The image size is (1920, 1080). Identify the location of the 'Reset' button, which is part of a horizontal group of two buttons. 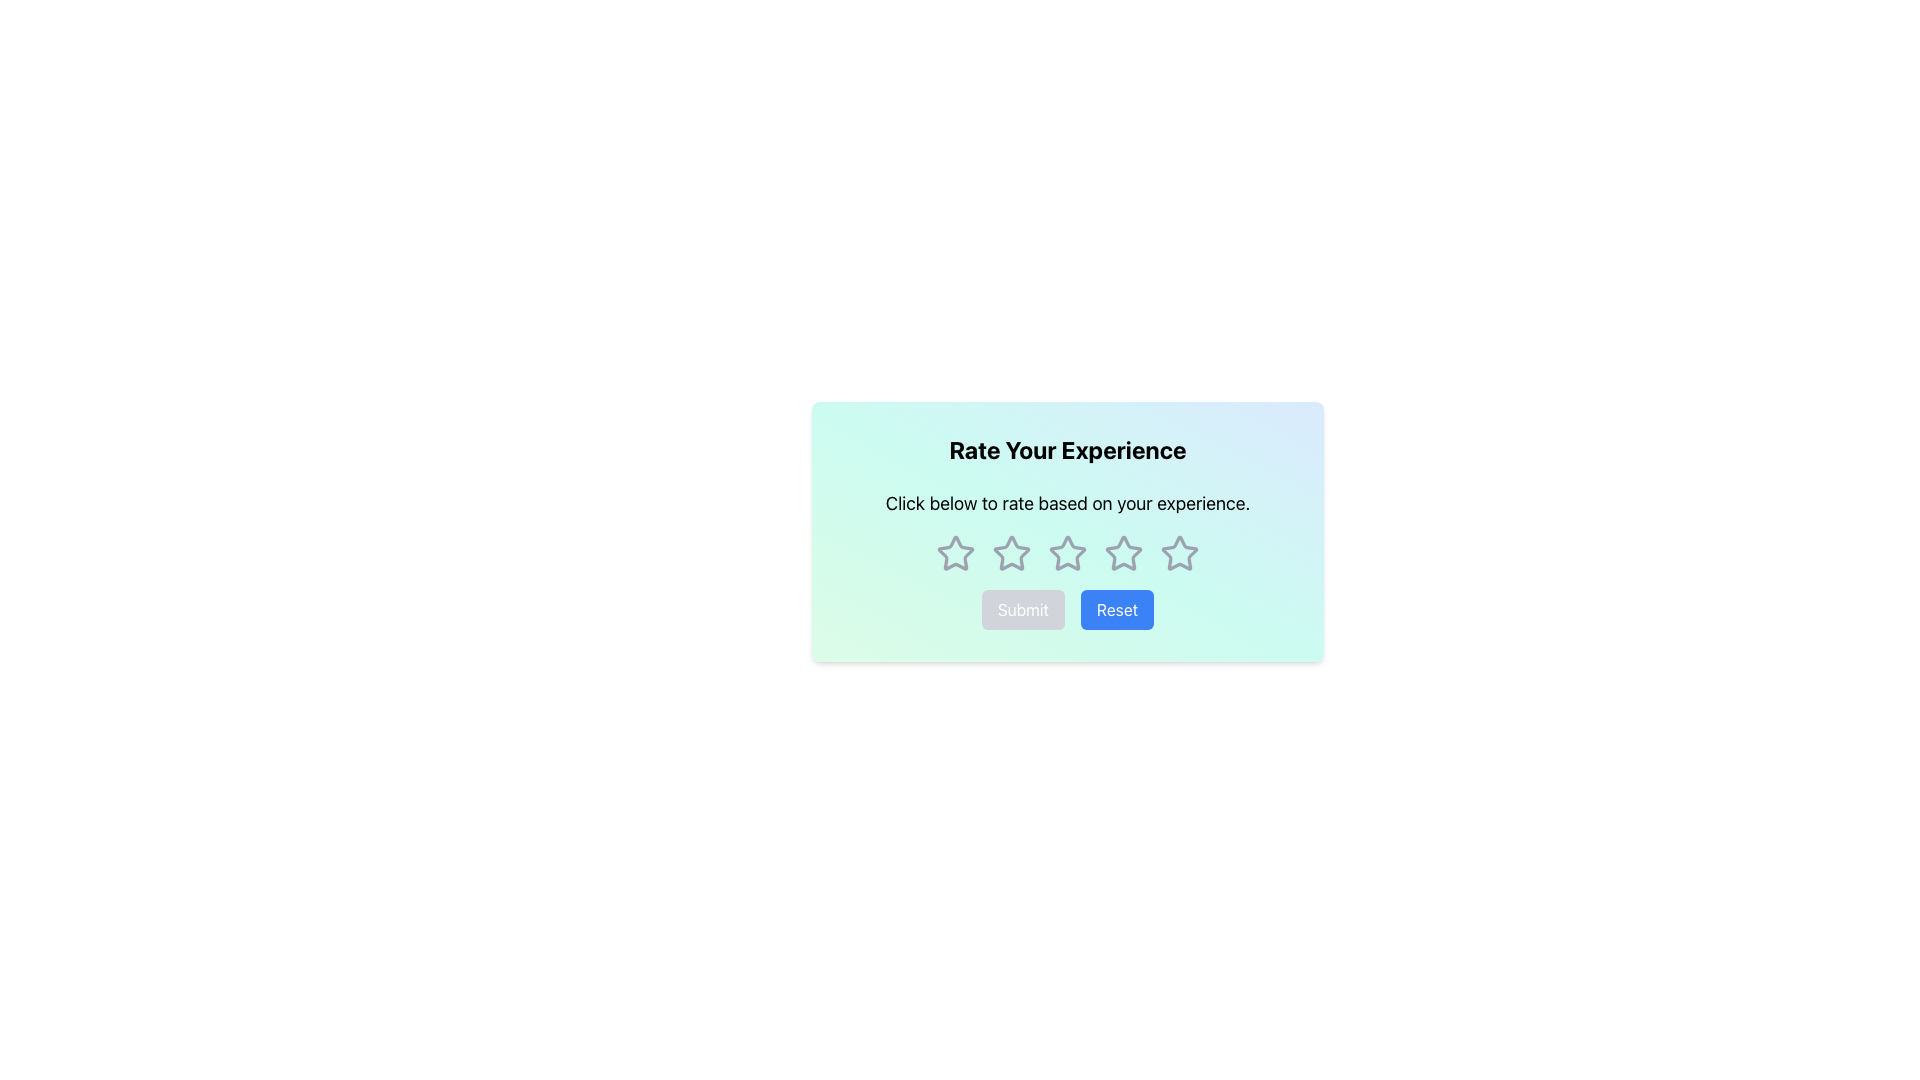
(1067, 608).